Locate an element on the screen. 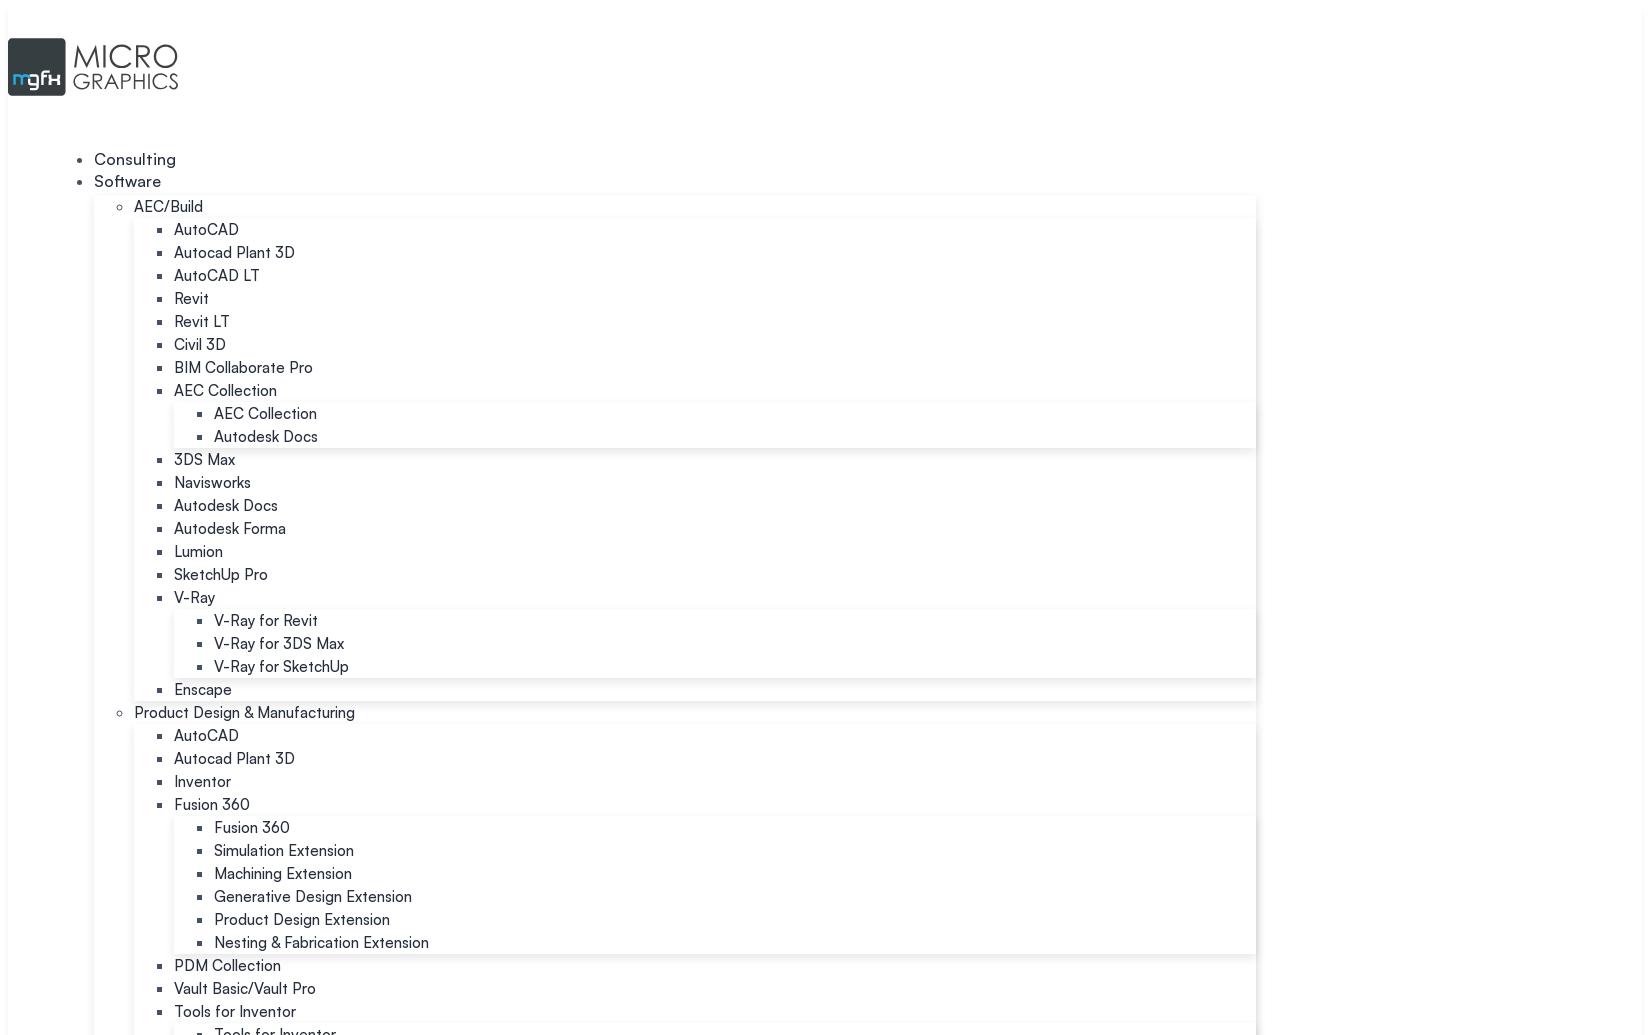 Image resolution: width=1650 pixels, height=1035 pixels. 'AutoCAD LT' is located at coordinates (216, 275).